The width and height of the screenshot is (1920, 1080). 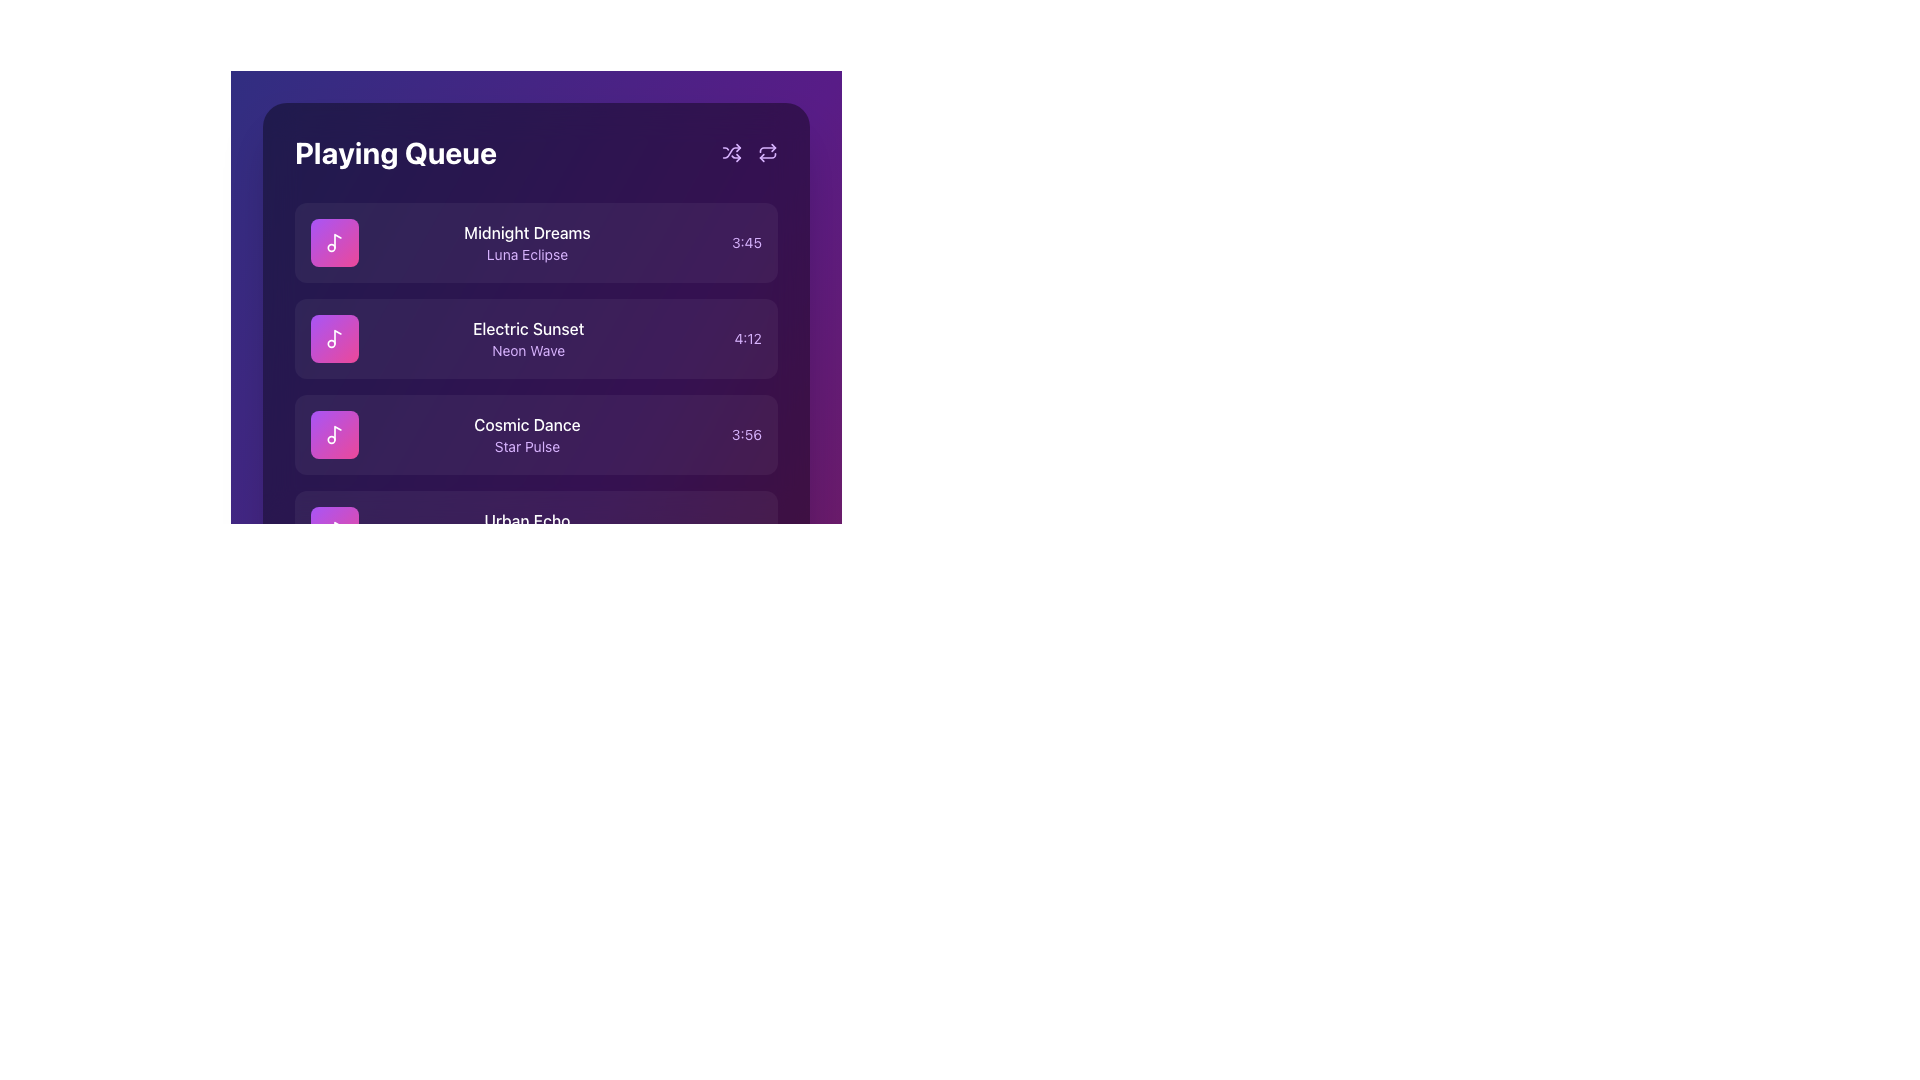 What do you see at coordinates (746, 242) in the screenshot?
I see `text displayed in the purple-colored text label showing '3:45', located to the right side of the song title 'Midnight Dreams' in the music queue interface` at bounding box center [746, 242].